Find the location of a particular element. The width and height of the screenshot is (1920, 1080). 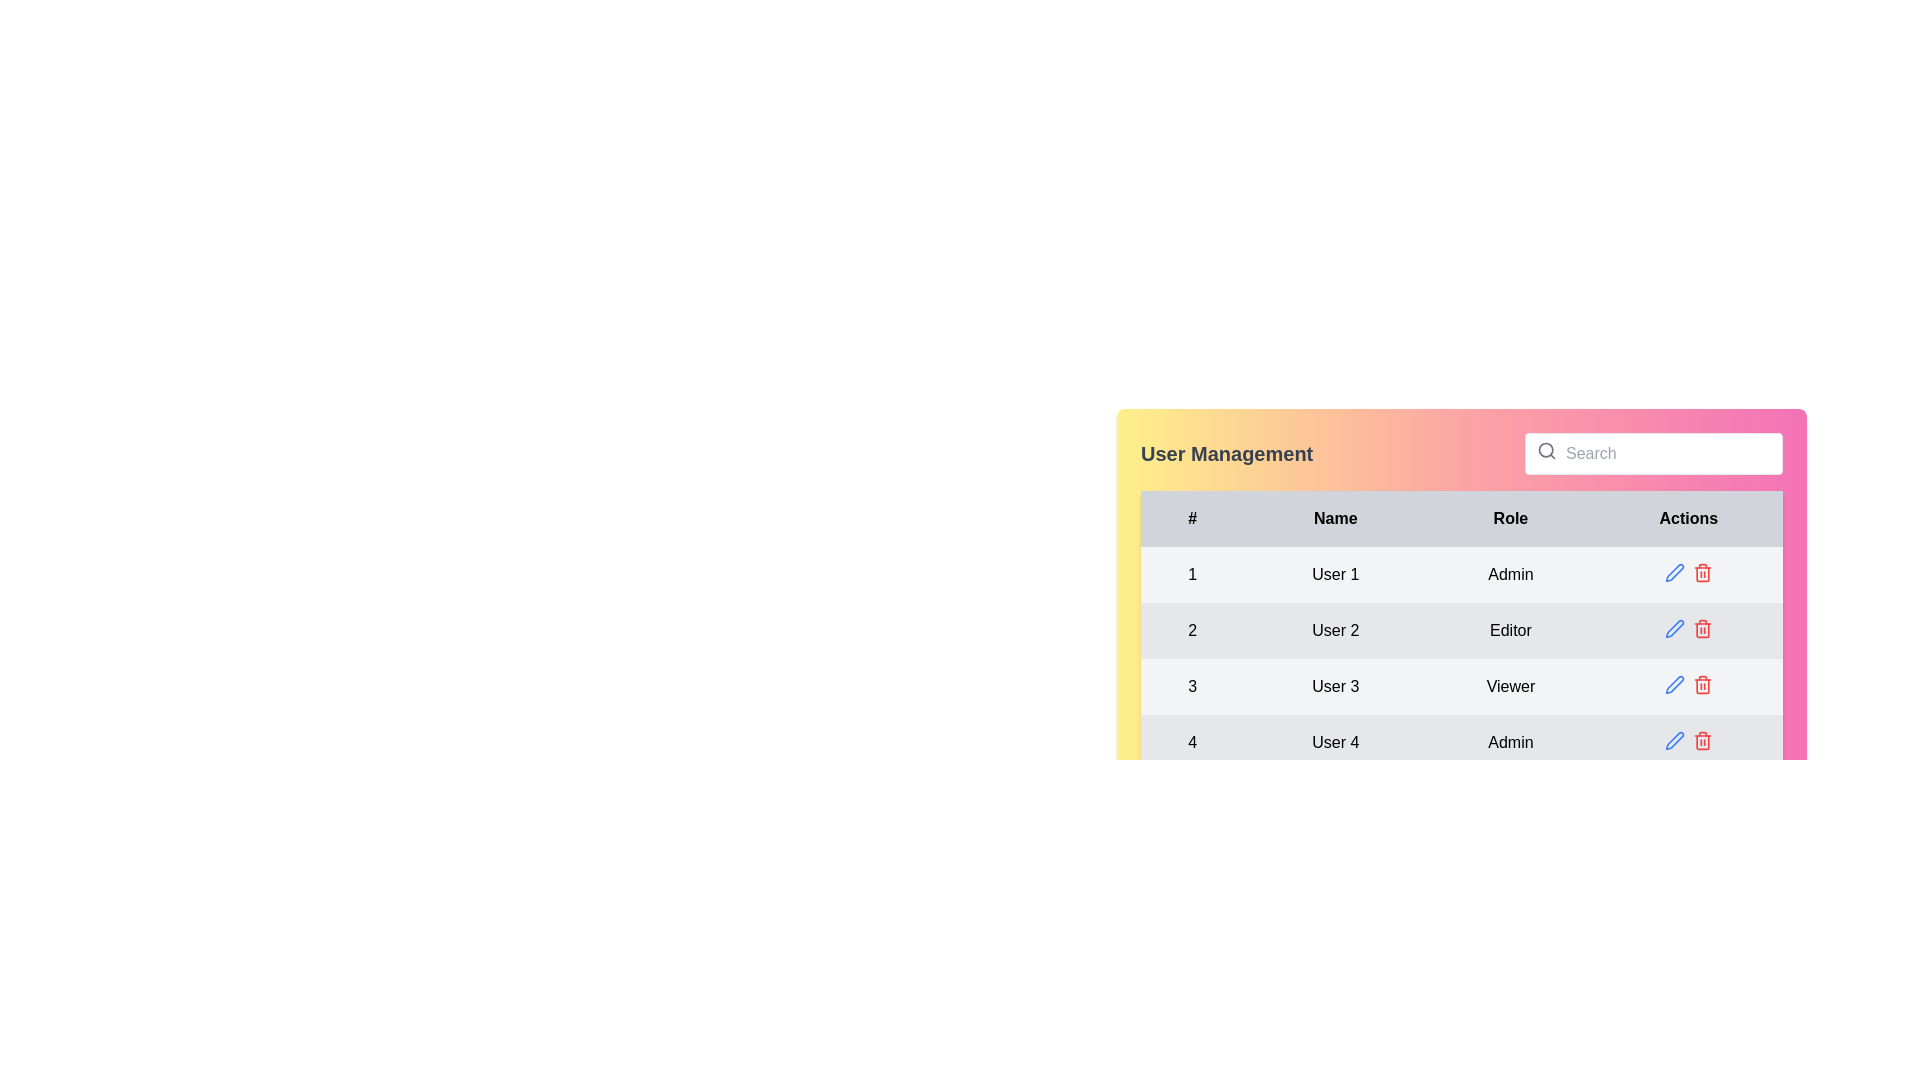

the Text Label indicating the role of the associated user as 'Admin' in the Role column of the first row of the table is located at coordinates (1510, 574).